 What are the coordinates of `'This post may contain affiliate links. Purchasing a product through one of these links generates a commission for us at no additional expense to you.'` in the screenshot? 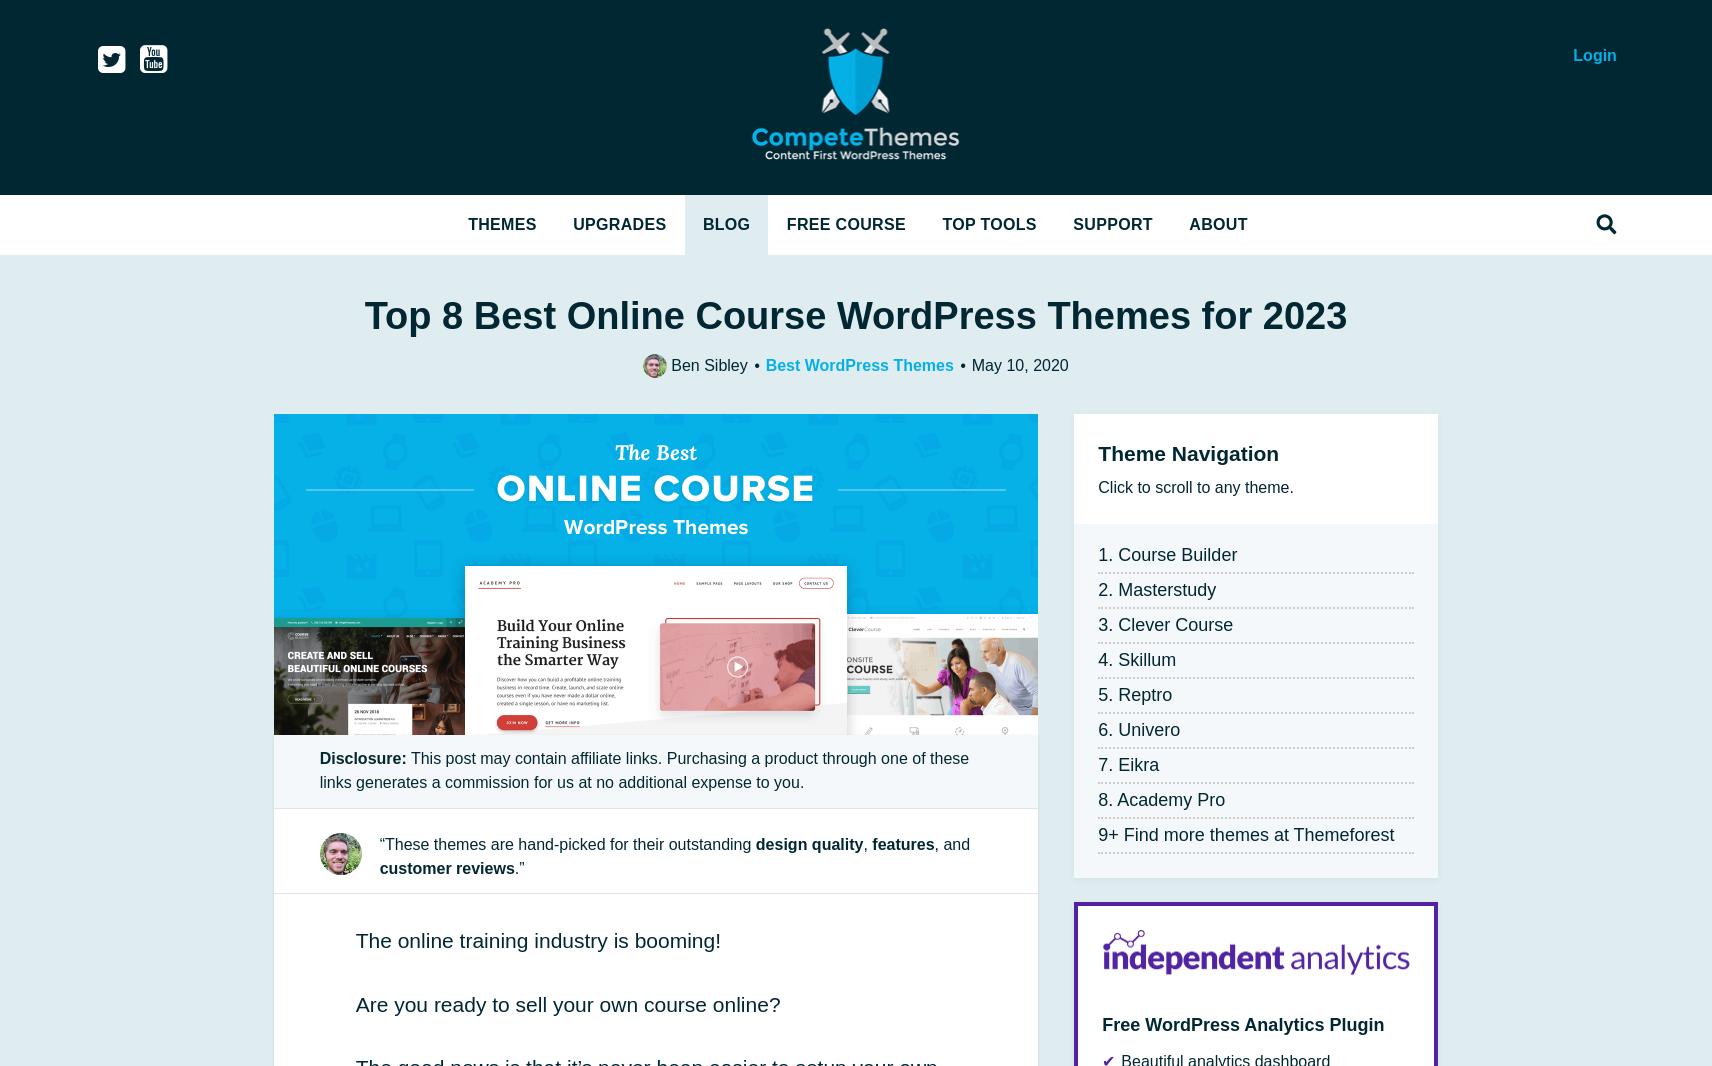 It's located at (644, 768).